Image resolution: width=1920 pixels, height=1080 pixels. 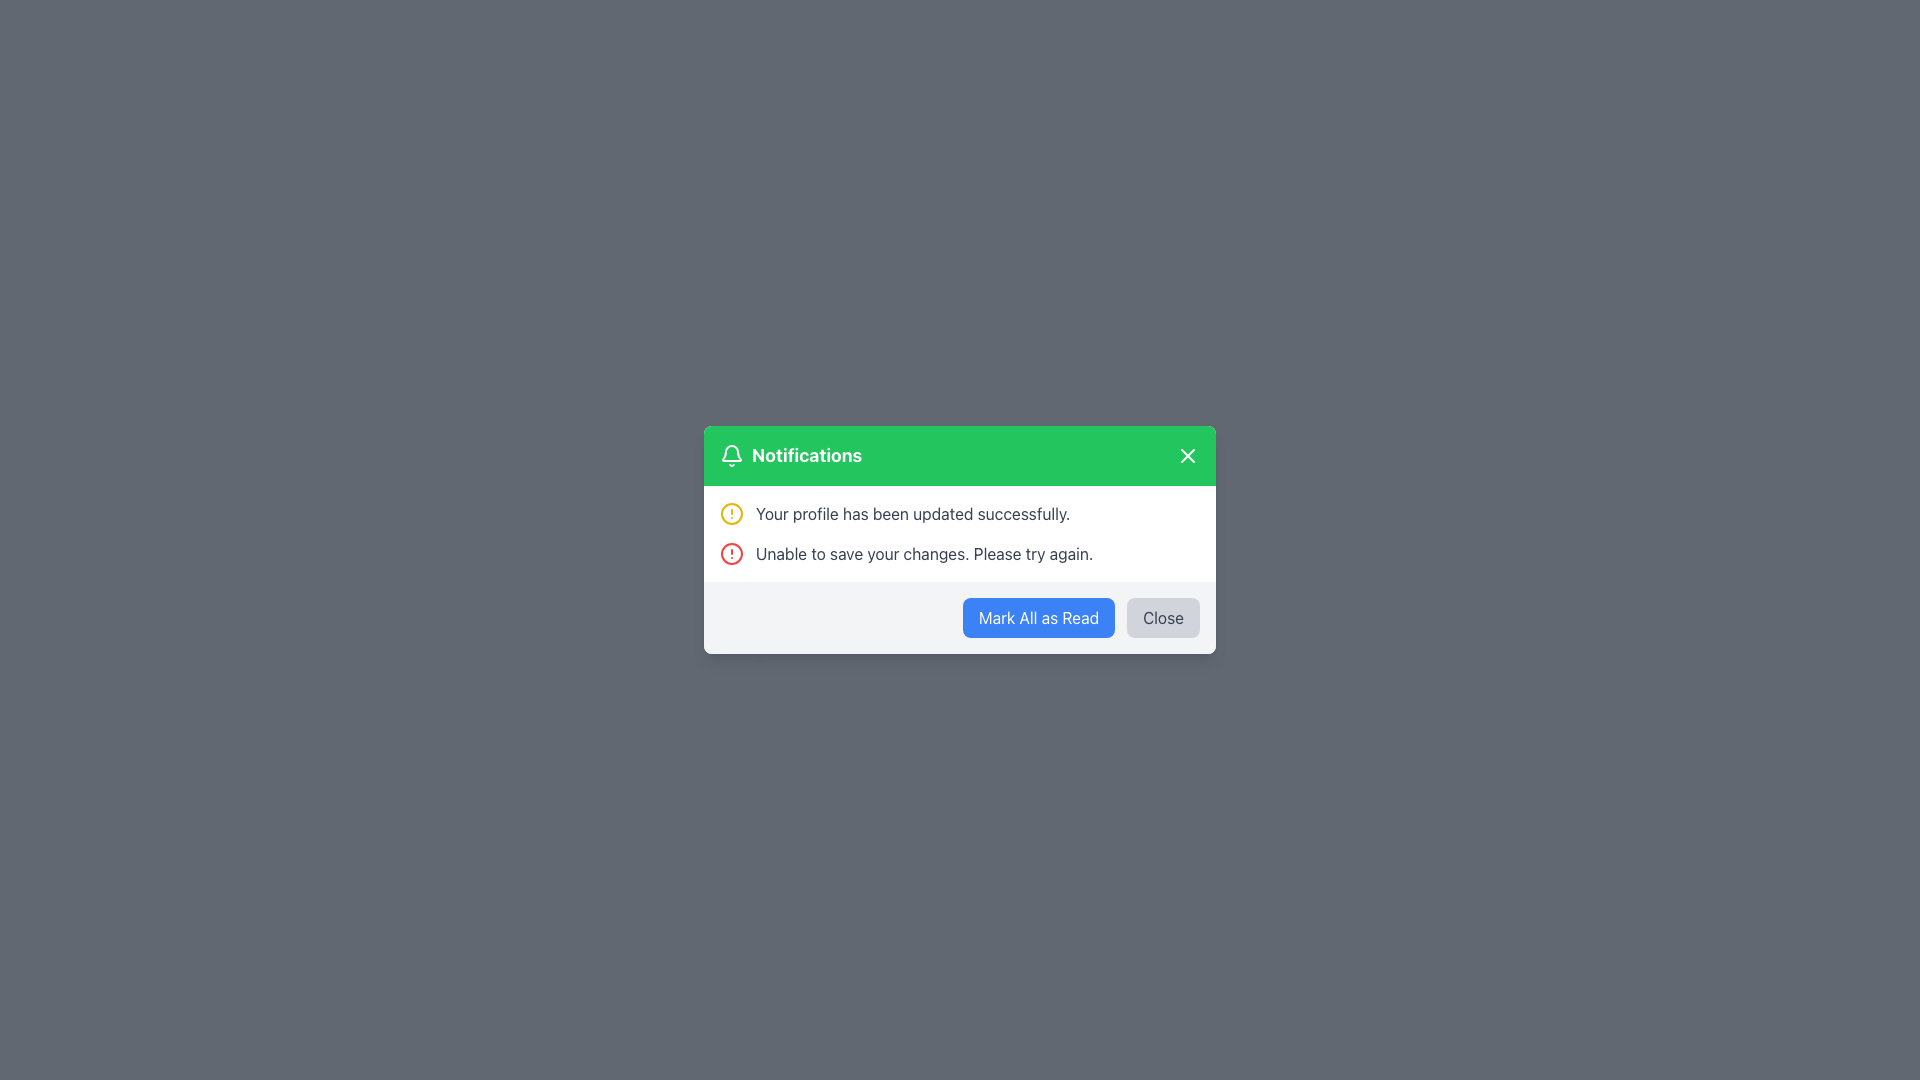 I want to click on notification message displaying 'Unable to save your changes. Please try again.' which is the second message in the notification panel, so click(x=960, y=554).